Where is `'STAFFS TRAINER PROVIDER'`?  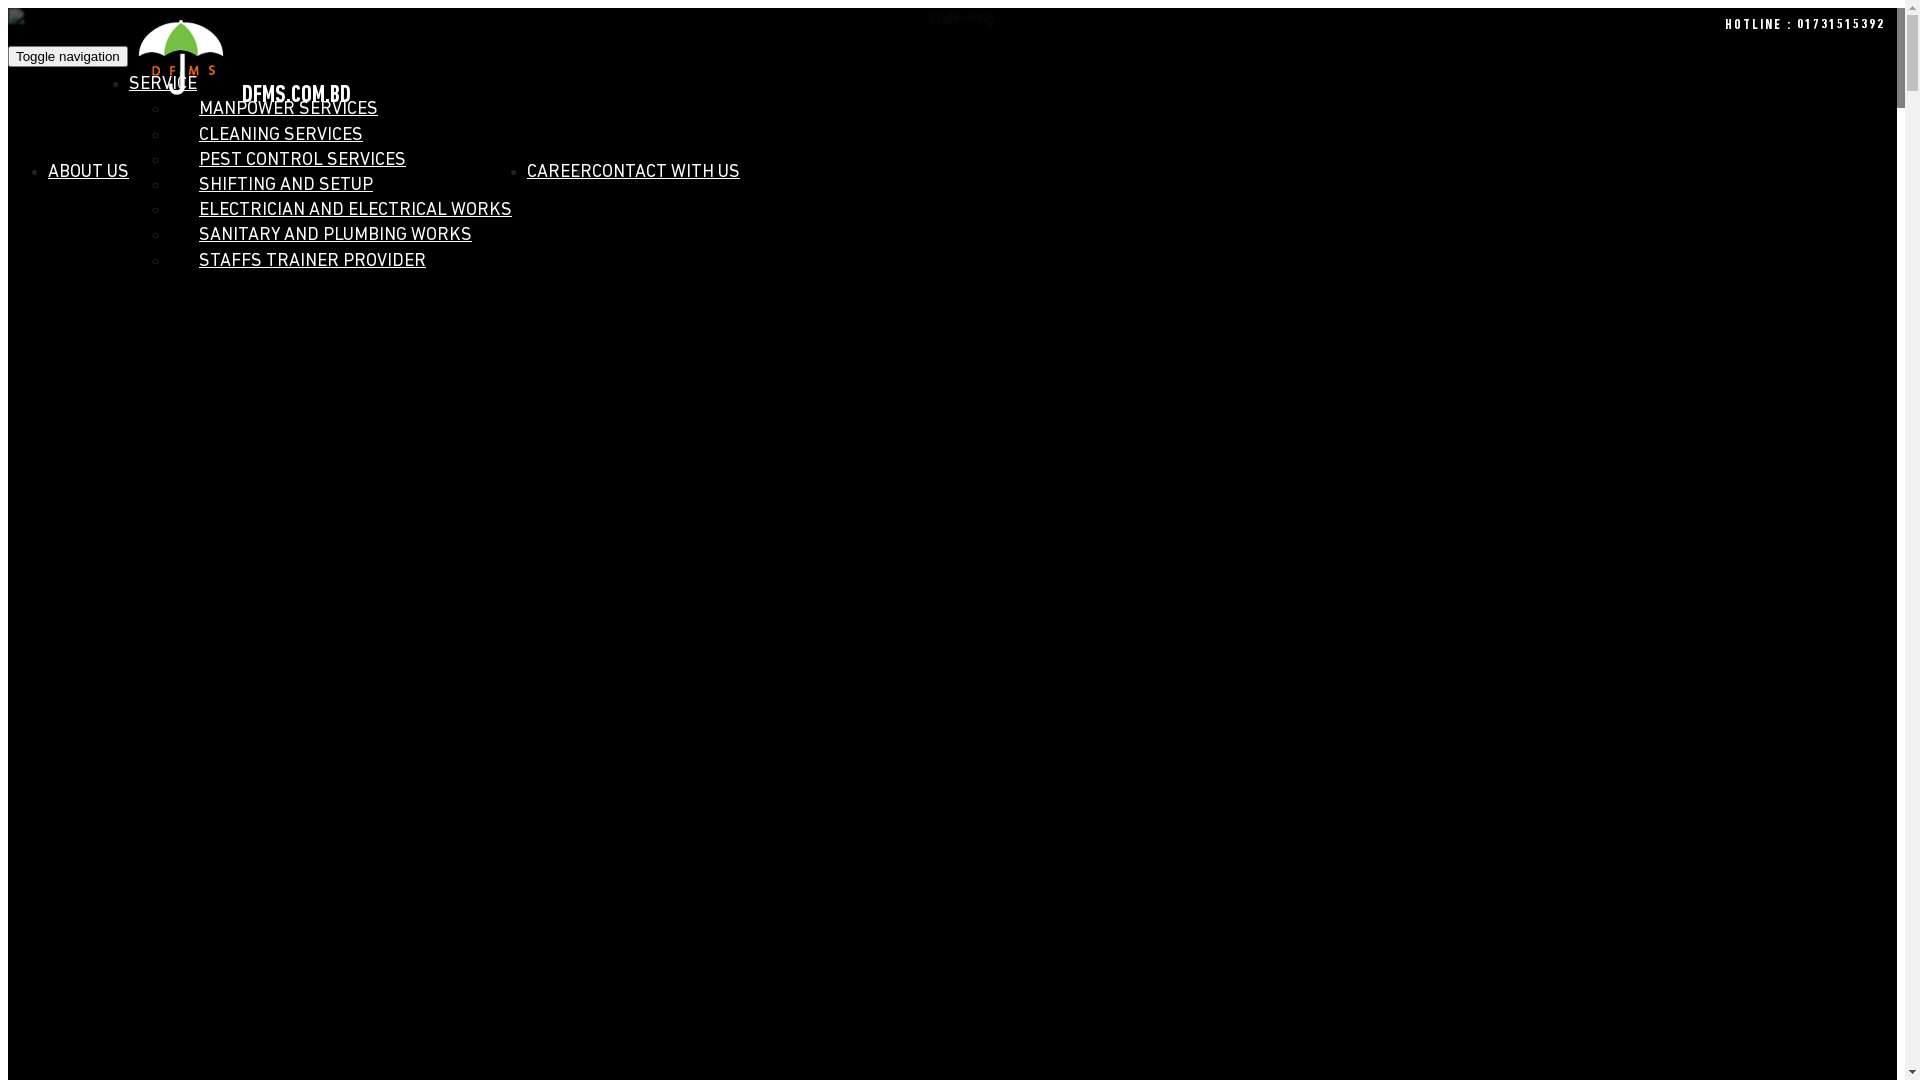 'STAFFS TRAINER PROVIDER' is located at coordinates (304, 260).